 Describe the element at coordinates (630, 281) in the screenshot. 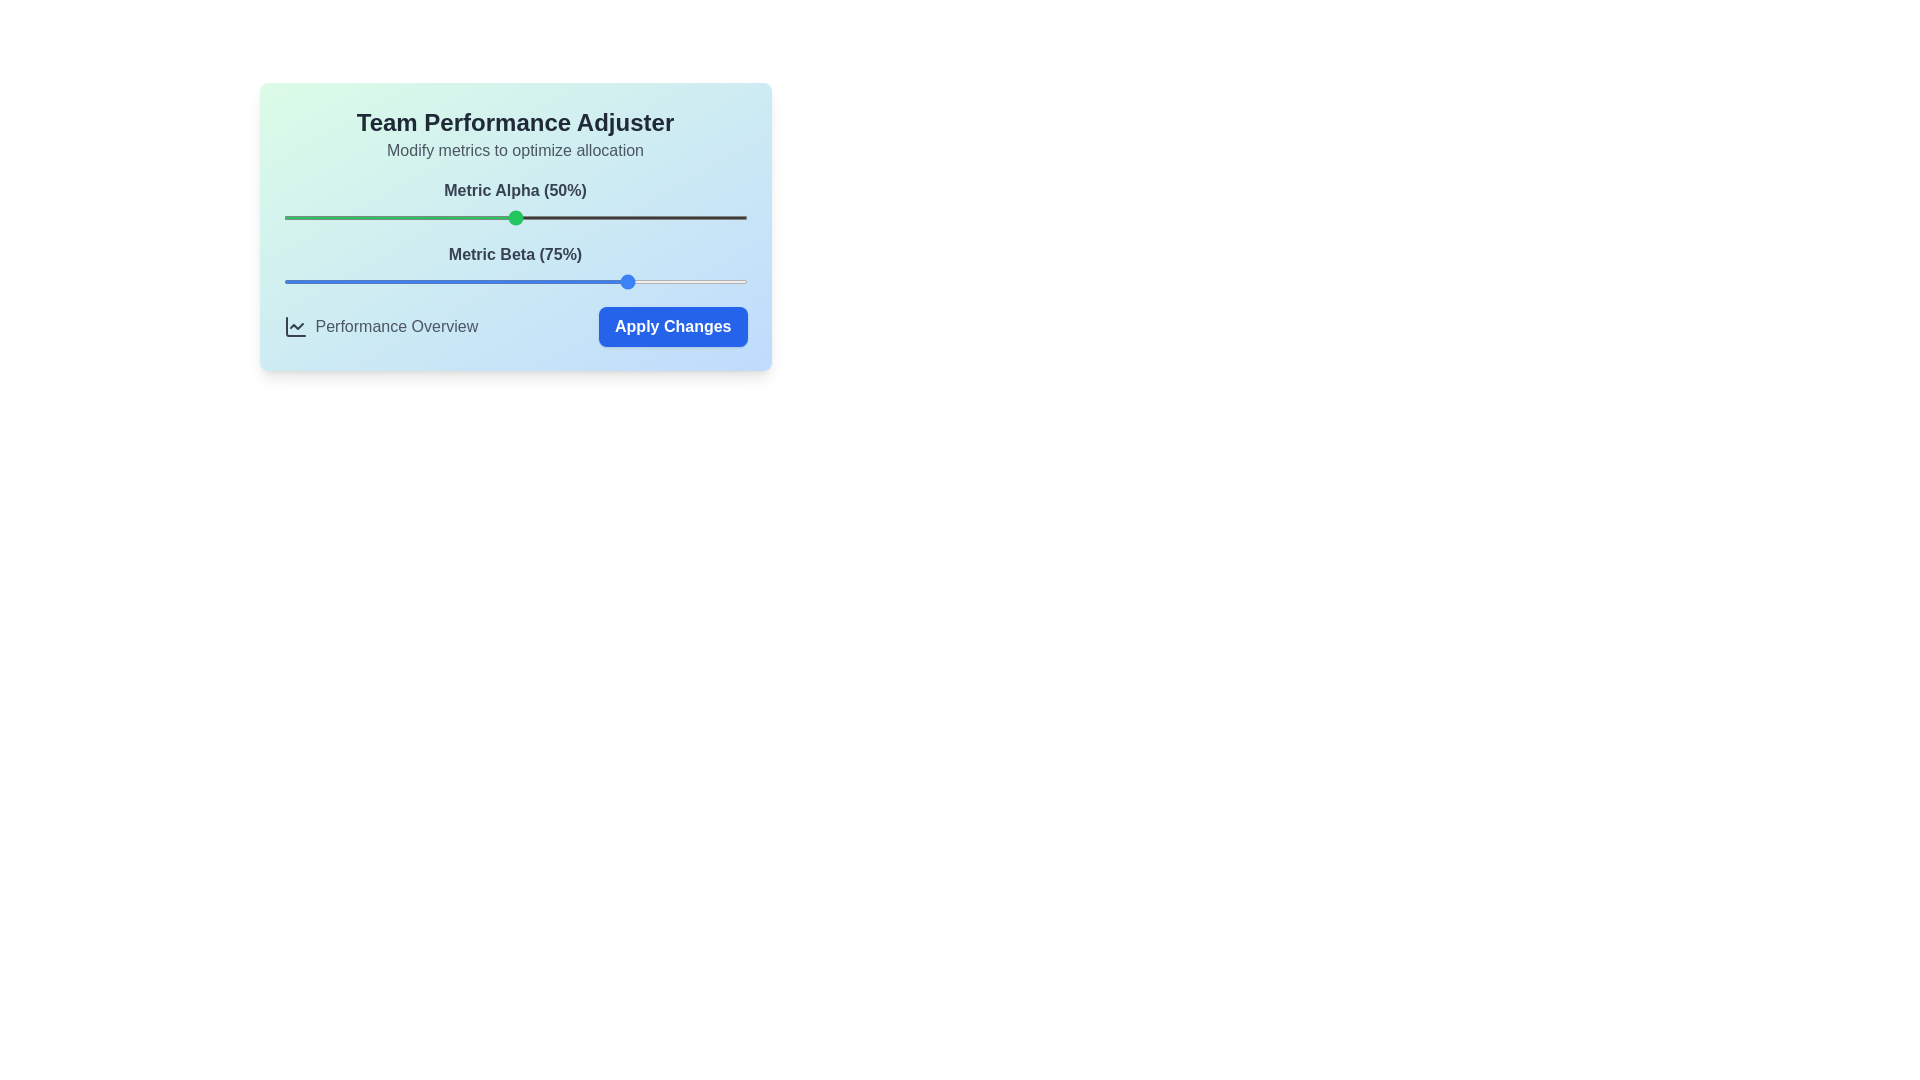

I see `the Metric Beta slider to 75%` at that location.